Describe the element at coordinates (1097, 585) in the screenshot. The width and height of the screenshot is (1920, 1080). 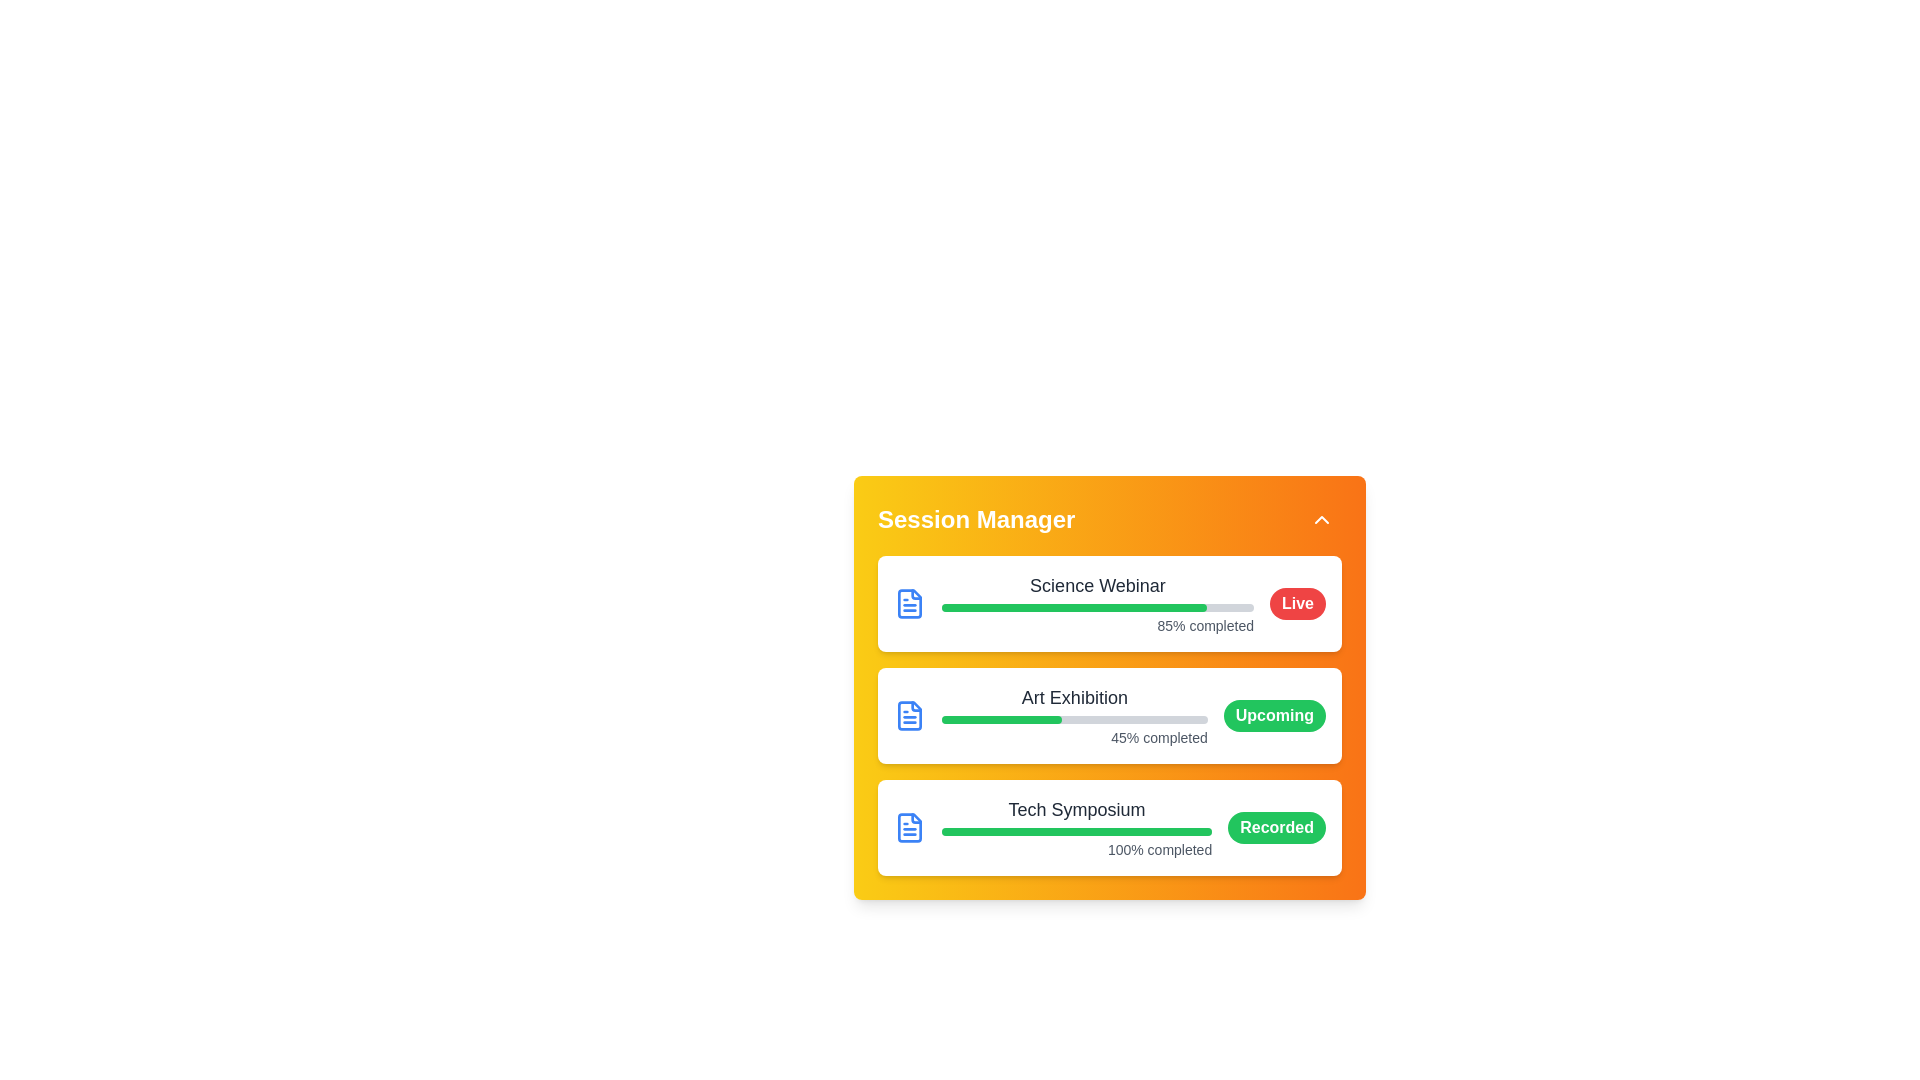
I see `the session` at that location.